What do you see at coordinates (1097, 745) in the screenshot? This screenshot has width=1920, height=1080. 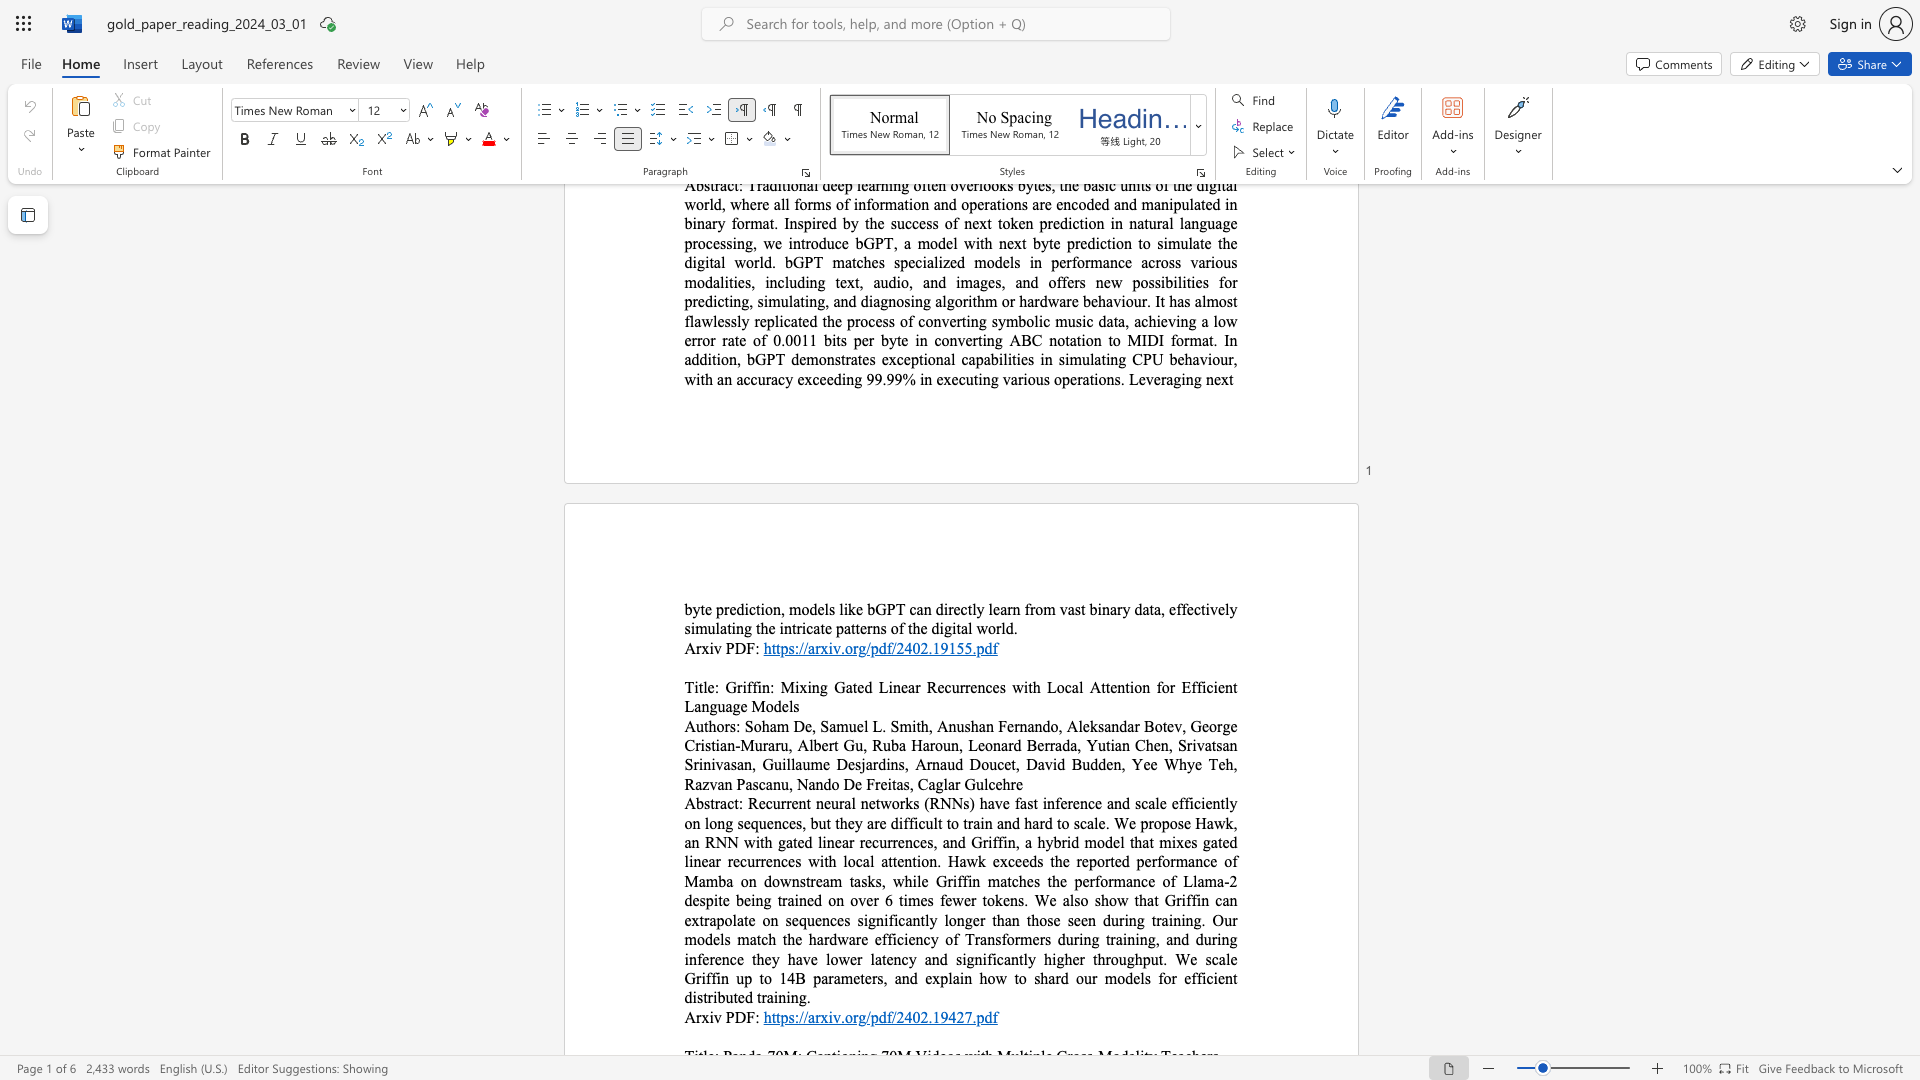 I see `the subset text "utian Chen, Srivatsan Srinivasan, Guillaume Desjardins, Arnaud Doucet, David Budden, Yee Whye Teh, Razvan Pas" within the text "Soham De, Samuel L. Smith, Anushan Fernando, Aleksandar Botev, George Cristian-Muraru, Albert Gu, Ruba Haroun, Leonard Berrada, Yutian Chen, Srivatsan Srinivasan, Guillaume Desjardins, Arnaud Doucet, David Budden, Yee Whye Teh, Razvan Pascanu, Nando De Freitas, Caglar Gulcehre"` at bounding box center [1097, 745].